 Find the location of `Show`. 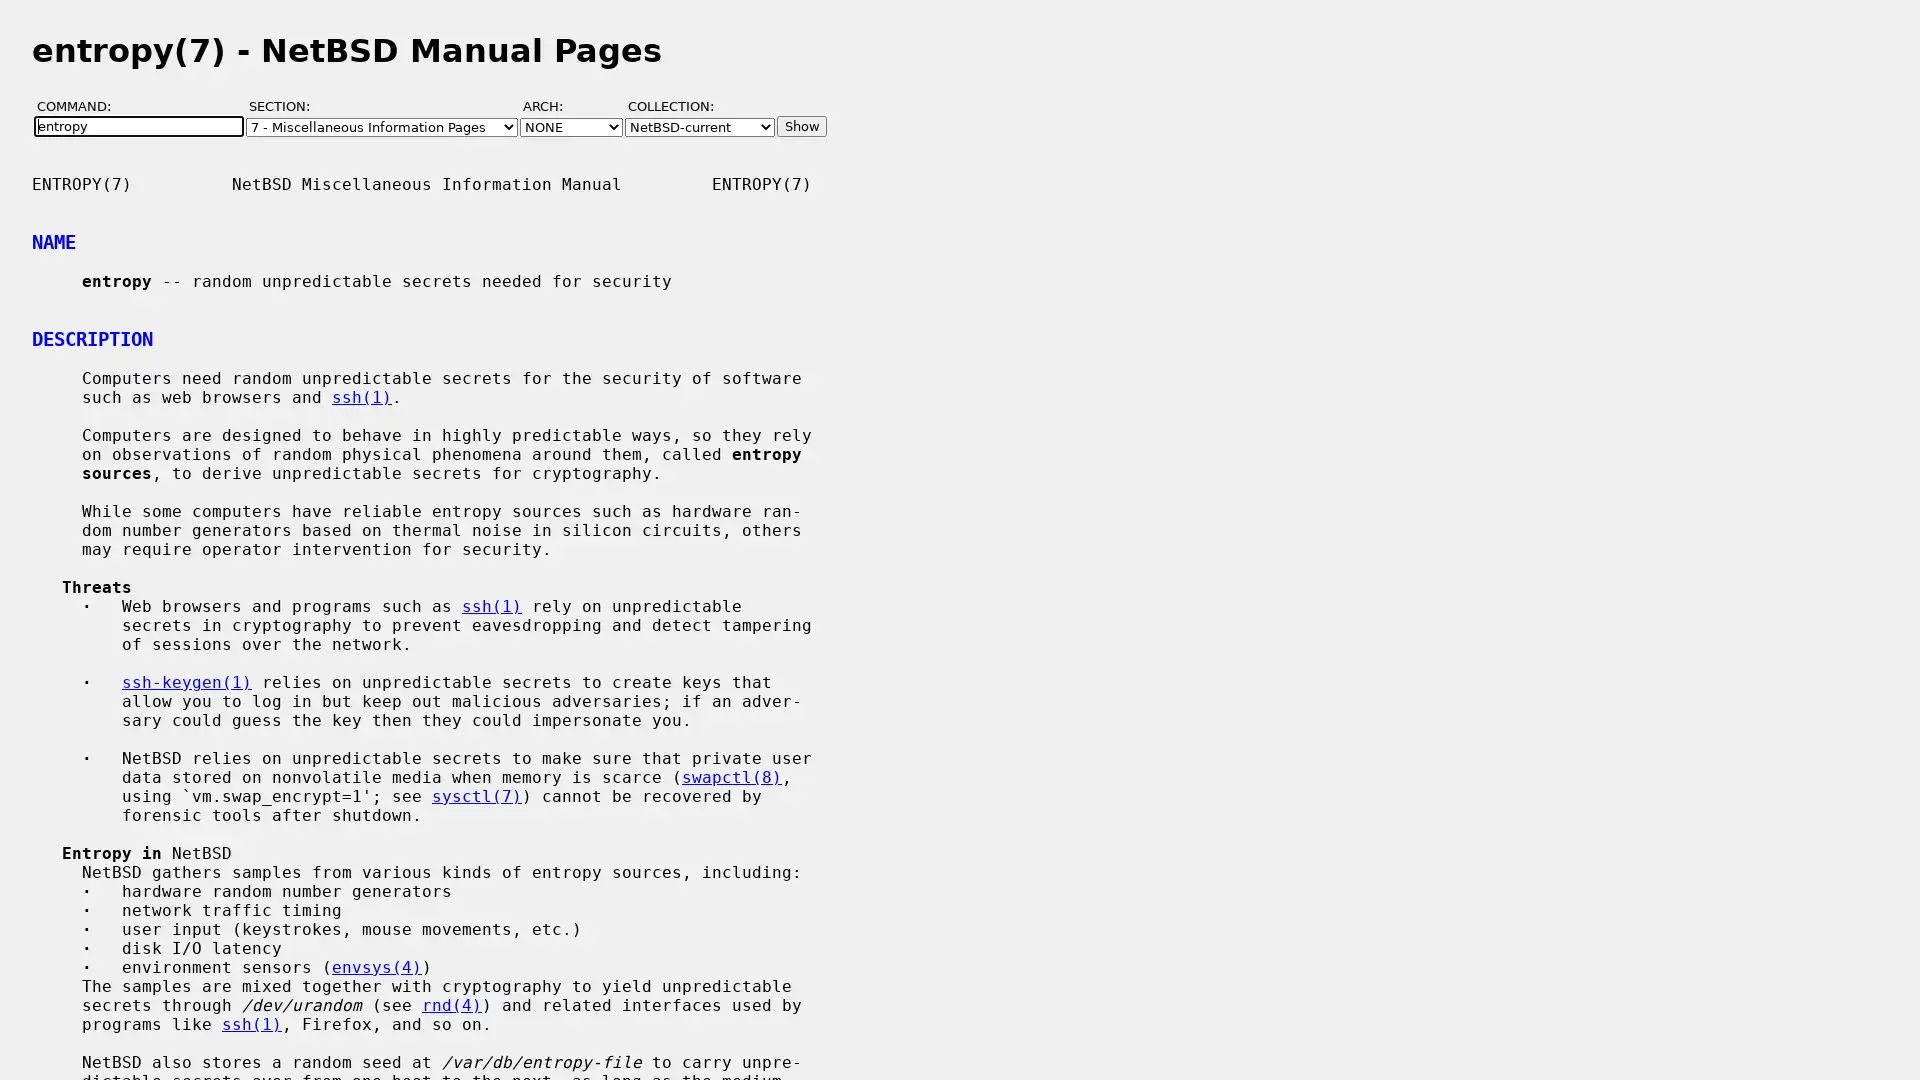

Show is located at coordinates (801, 126).